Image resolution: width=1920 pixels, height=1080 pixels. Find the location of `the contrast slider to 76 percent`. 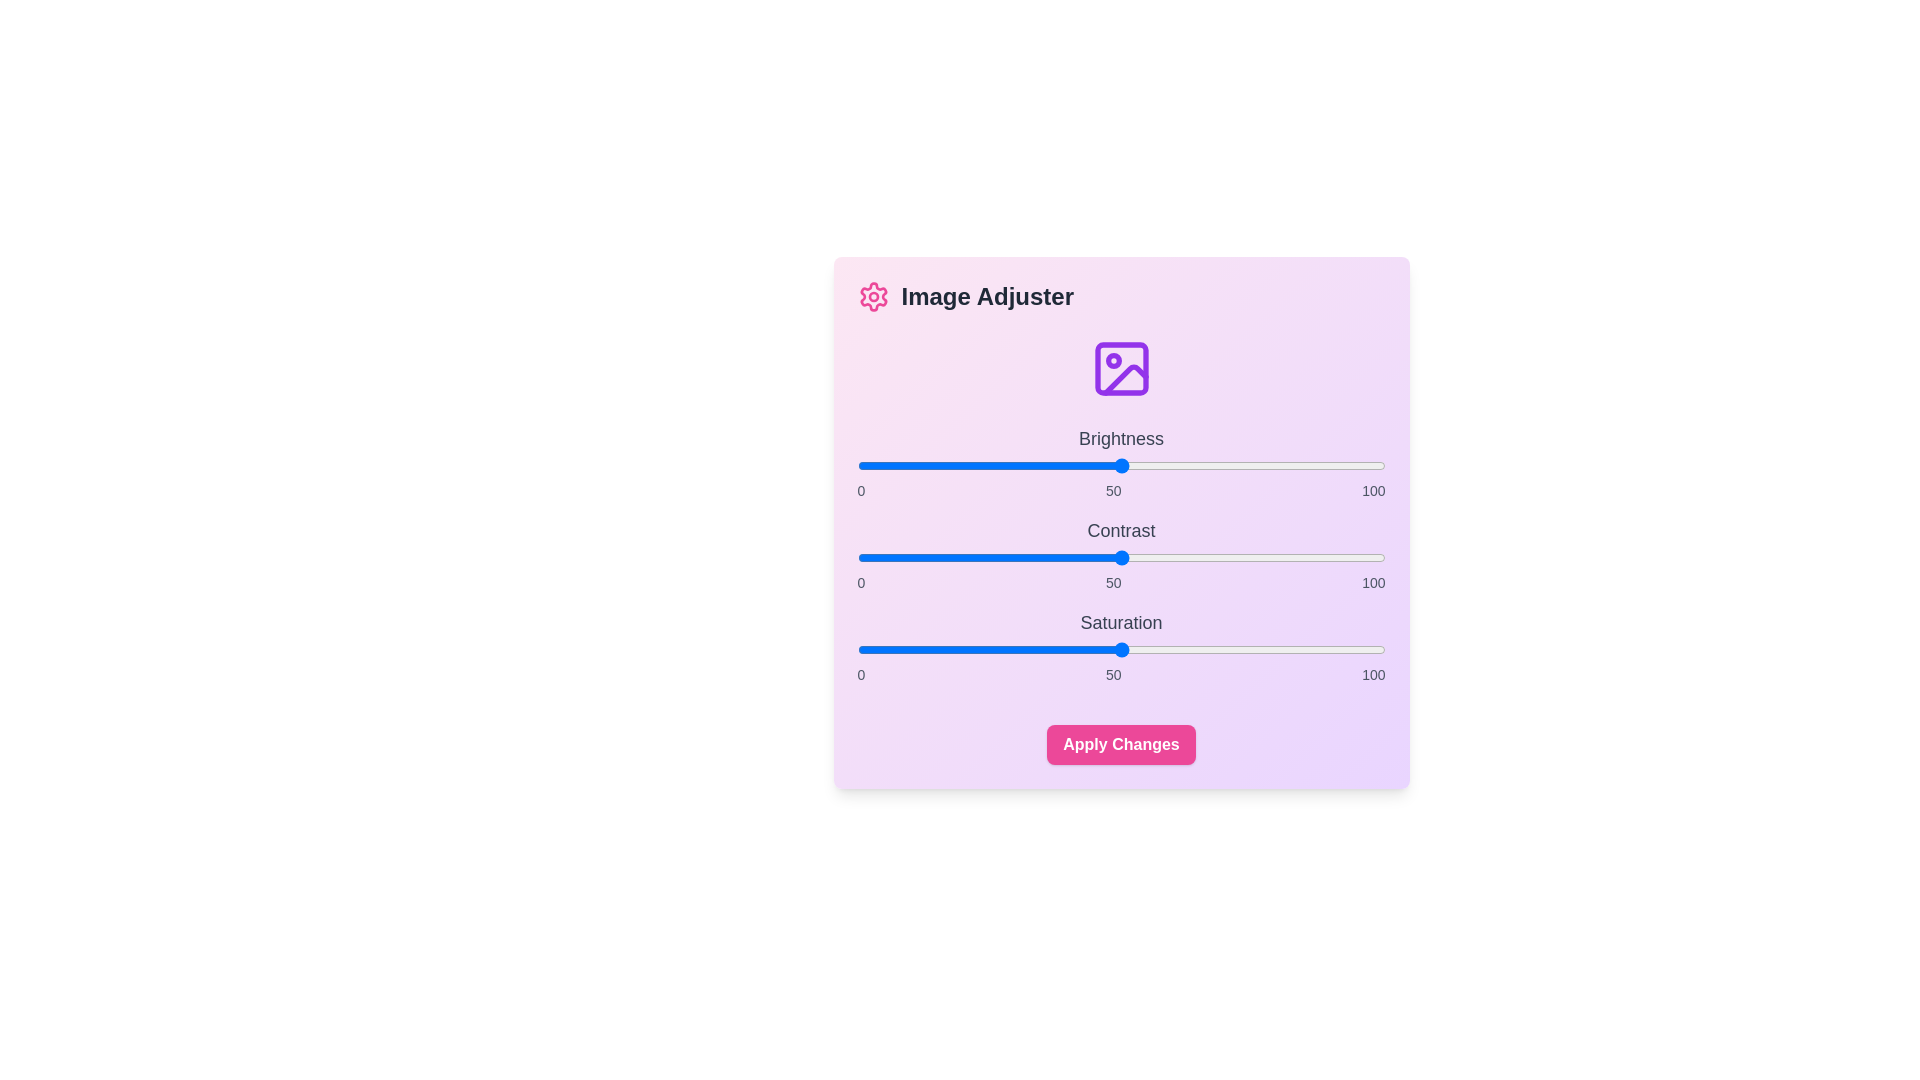

the contrast slider to 76 percent is located at coordinates (1257, 558).